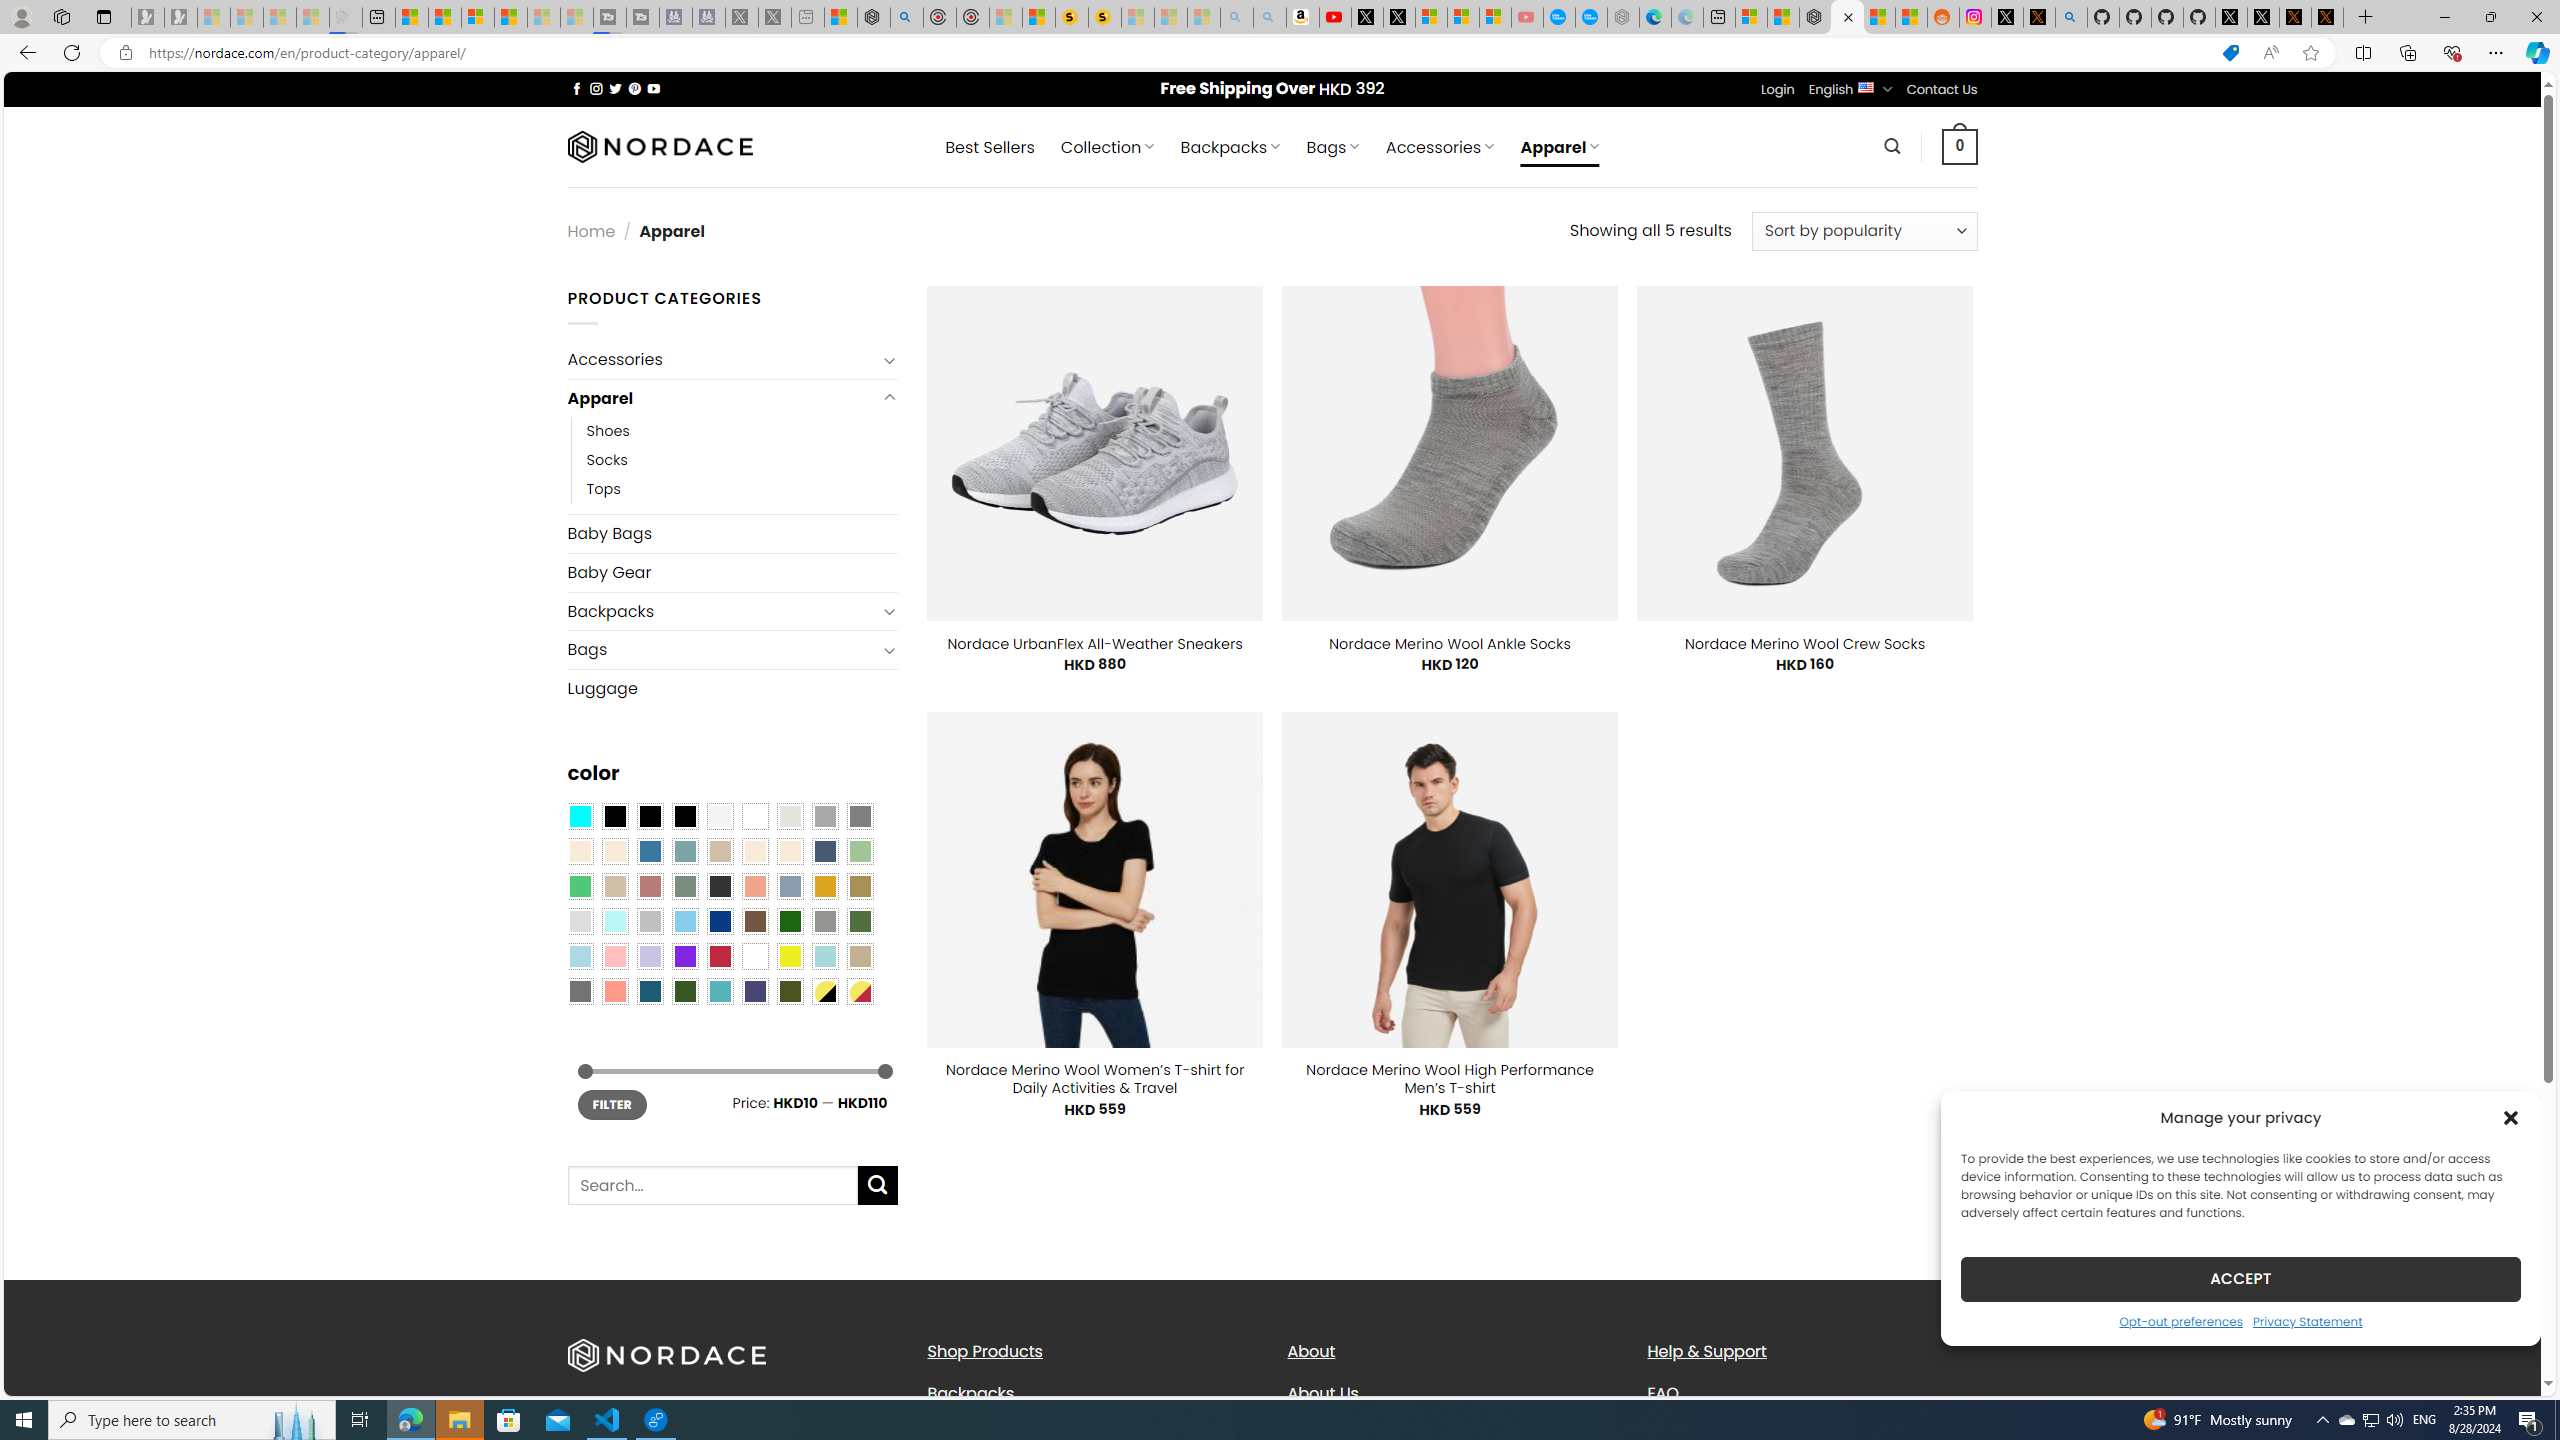  What do you see at coordinates (2230, 16) in the screenshot?
I see `'Profile / X'` at bounding box center [2230, 16].